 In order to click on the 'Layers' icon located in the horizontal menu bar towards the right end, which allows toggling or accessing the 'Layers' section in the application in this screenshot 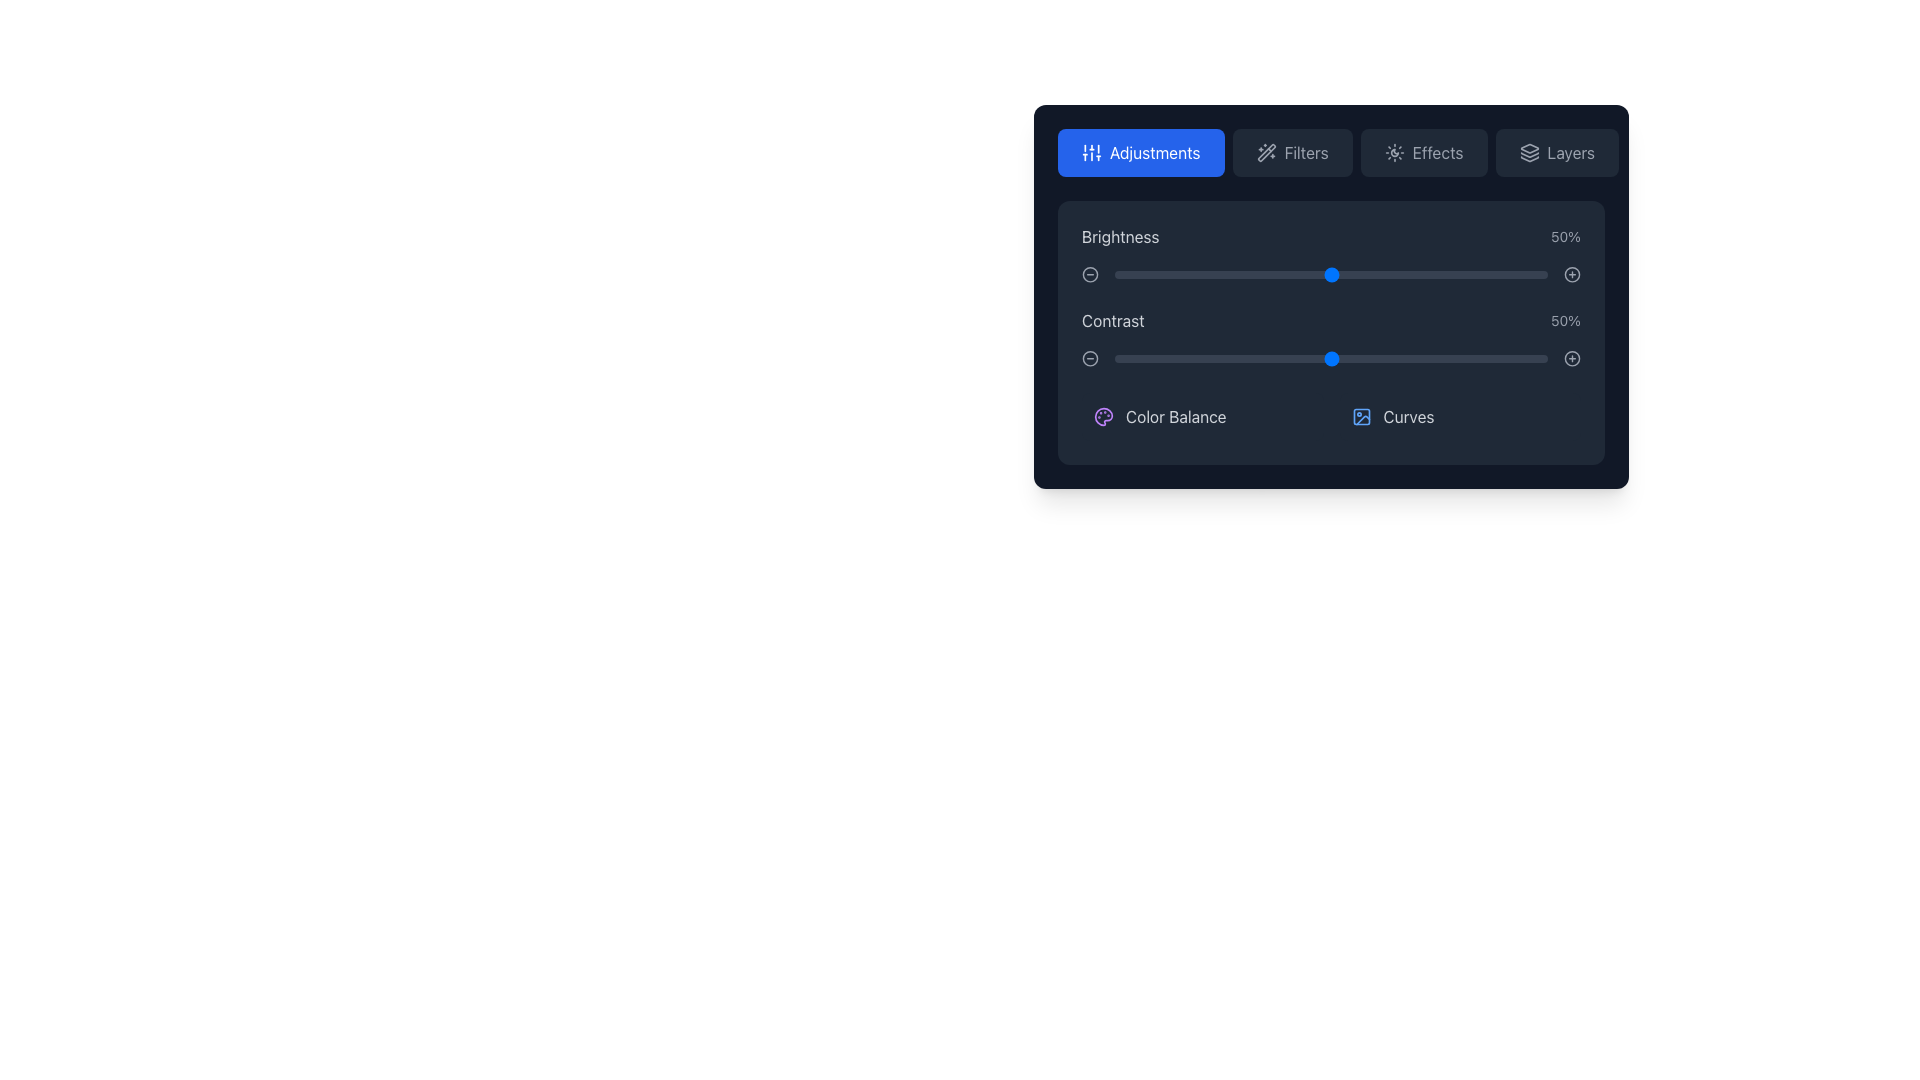, I will do `click(1528, 152)`.